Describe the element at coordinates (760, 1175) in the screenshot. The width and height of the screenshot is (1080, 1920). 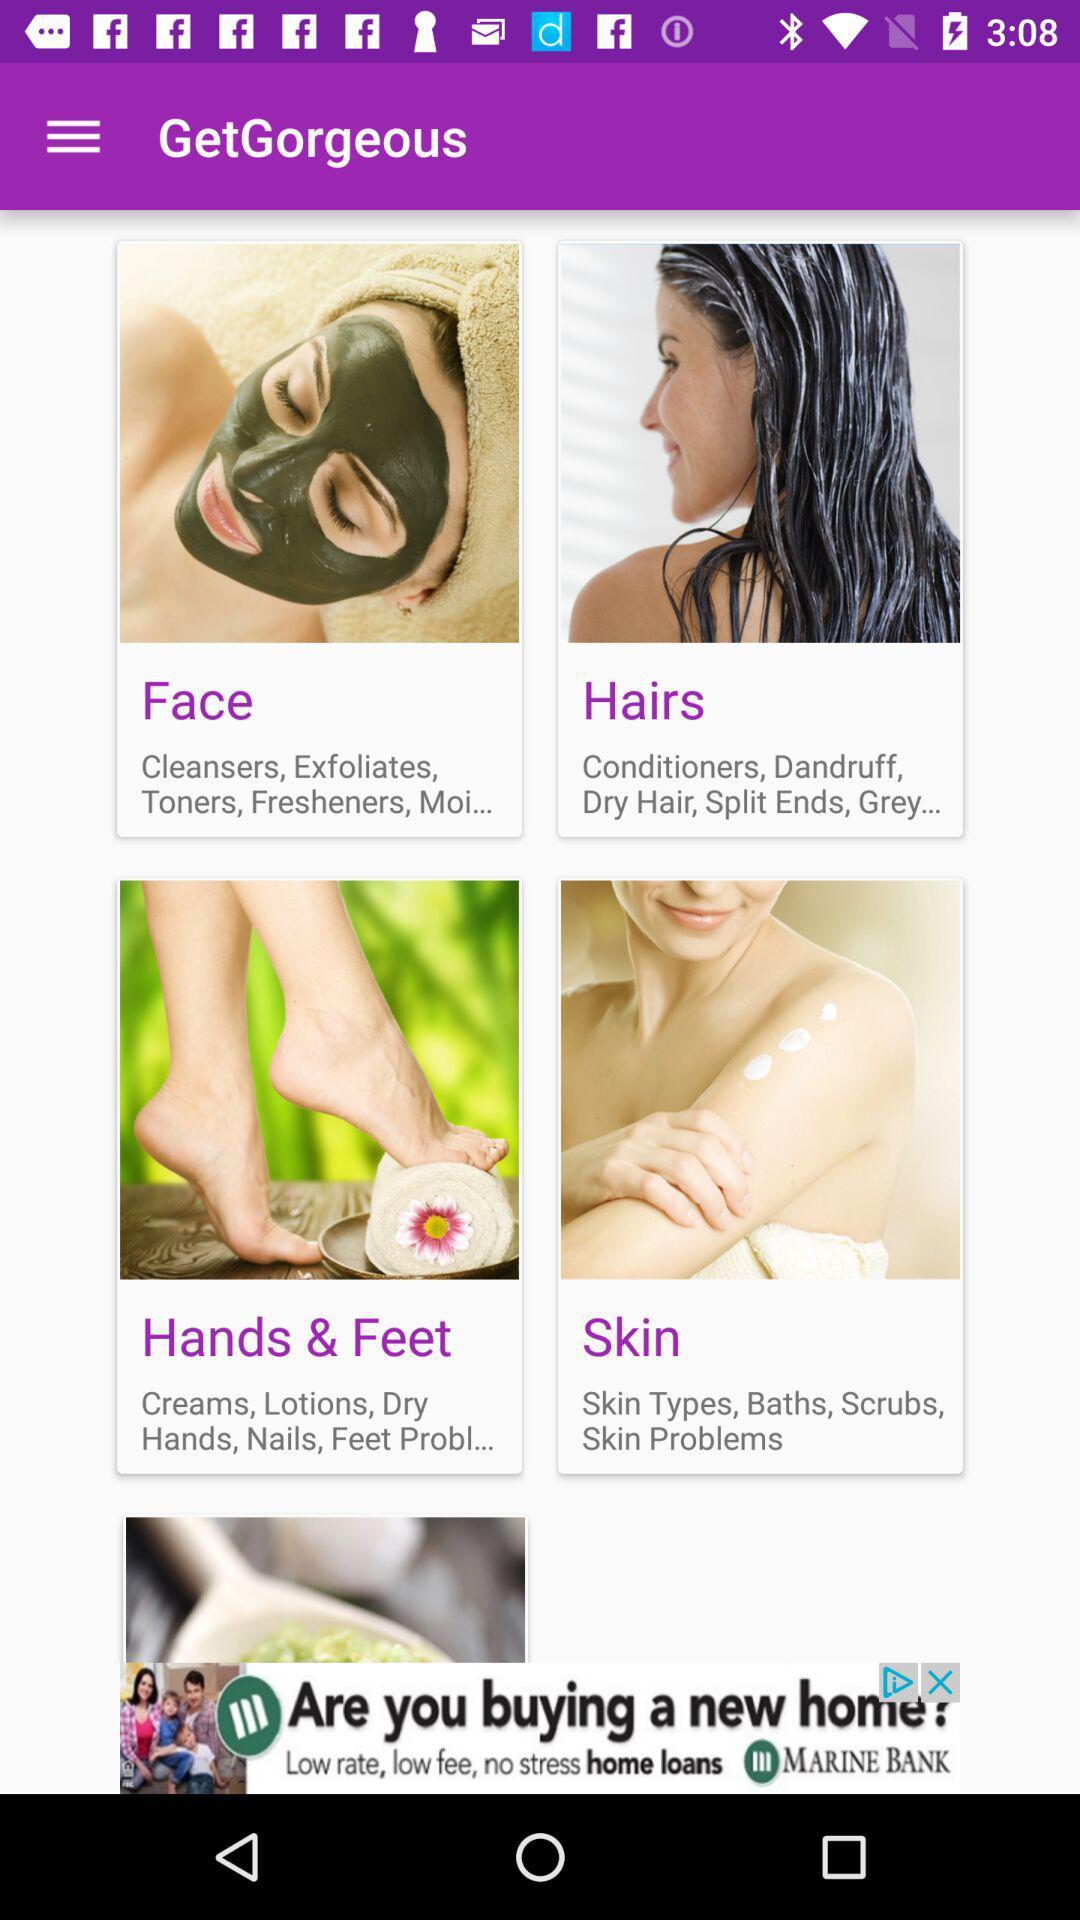
I see `advertisement` at that location.